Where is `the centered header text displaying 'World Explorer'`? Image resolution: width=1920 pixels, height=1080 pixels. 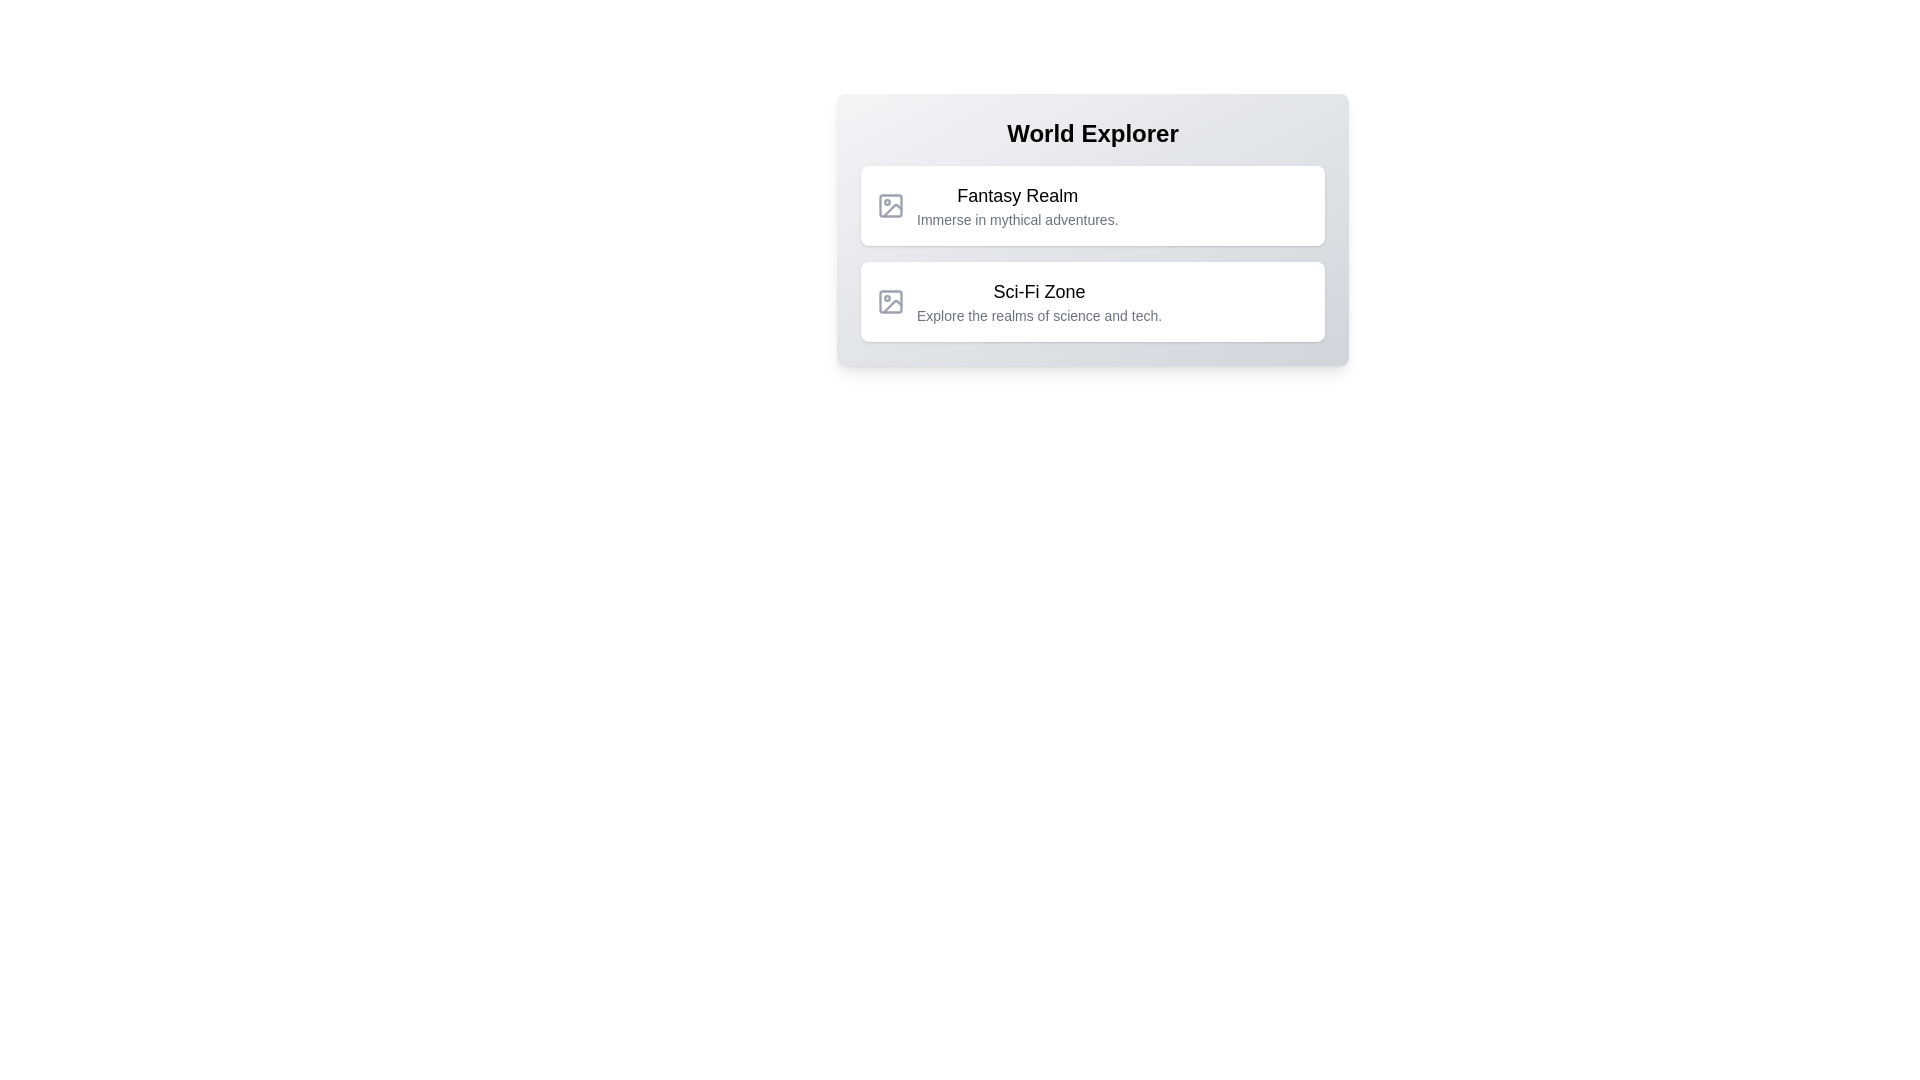 the centered header text displaying 'World Explorer' is located at coordinates (1092, 134).